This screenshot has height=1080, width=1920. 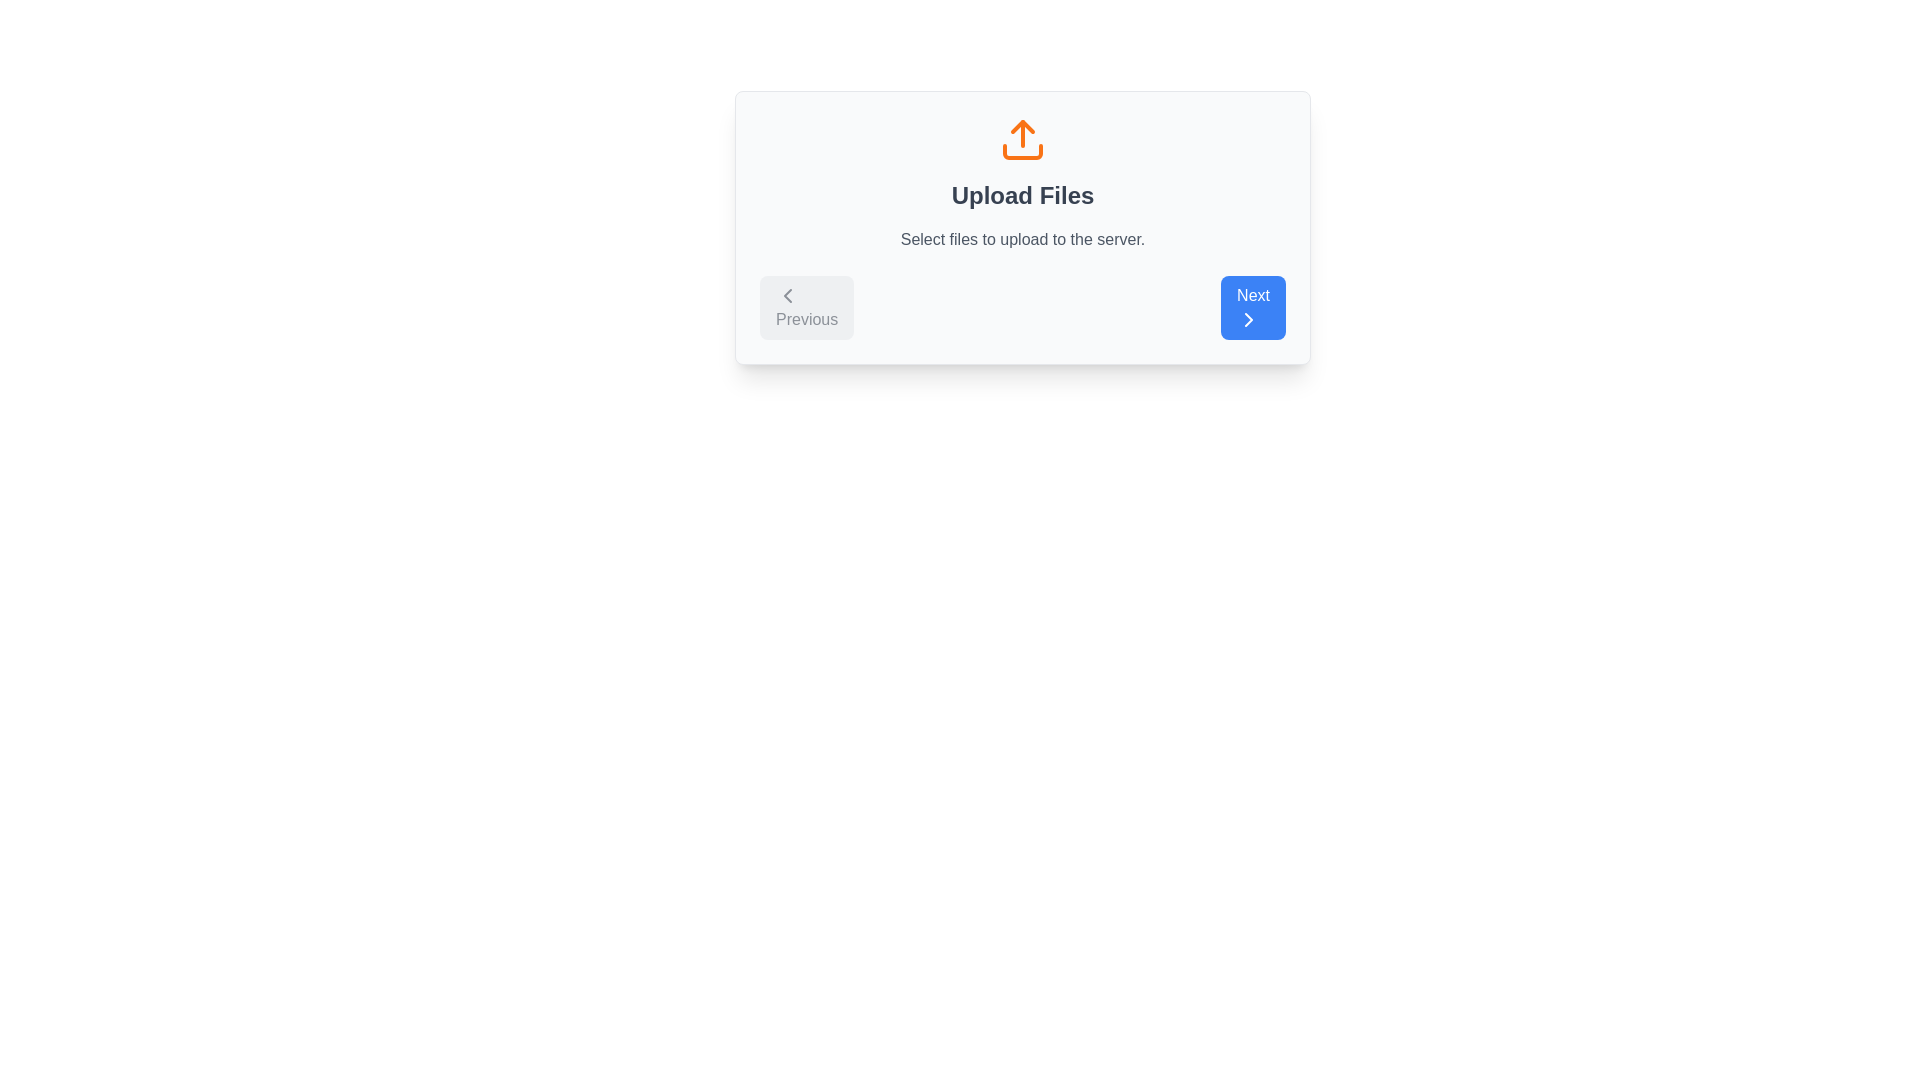 What do you see at coordinates (1022, 184) in the screenshot?
I see `the informational section labeled 'Upload Files' which contains an orange upload icon and a description stating 'Select files to upload to the server.'` at bounding box center [1022, 184].